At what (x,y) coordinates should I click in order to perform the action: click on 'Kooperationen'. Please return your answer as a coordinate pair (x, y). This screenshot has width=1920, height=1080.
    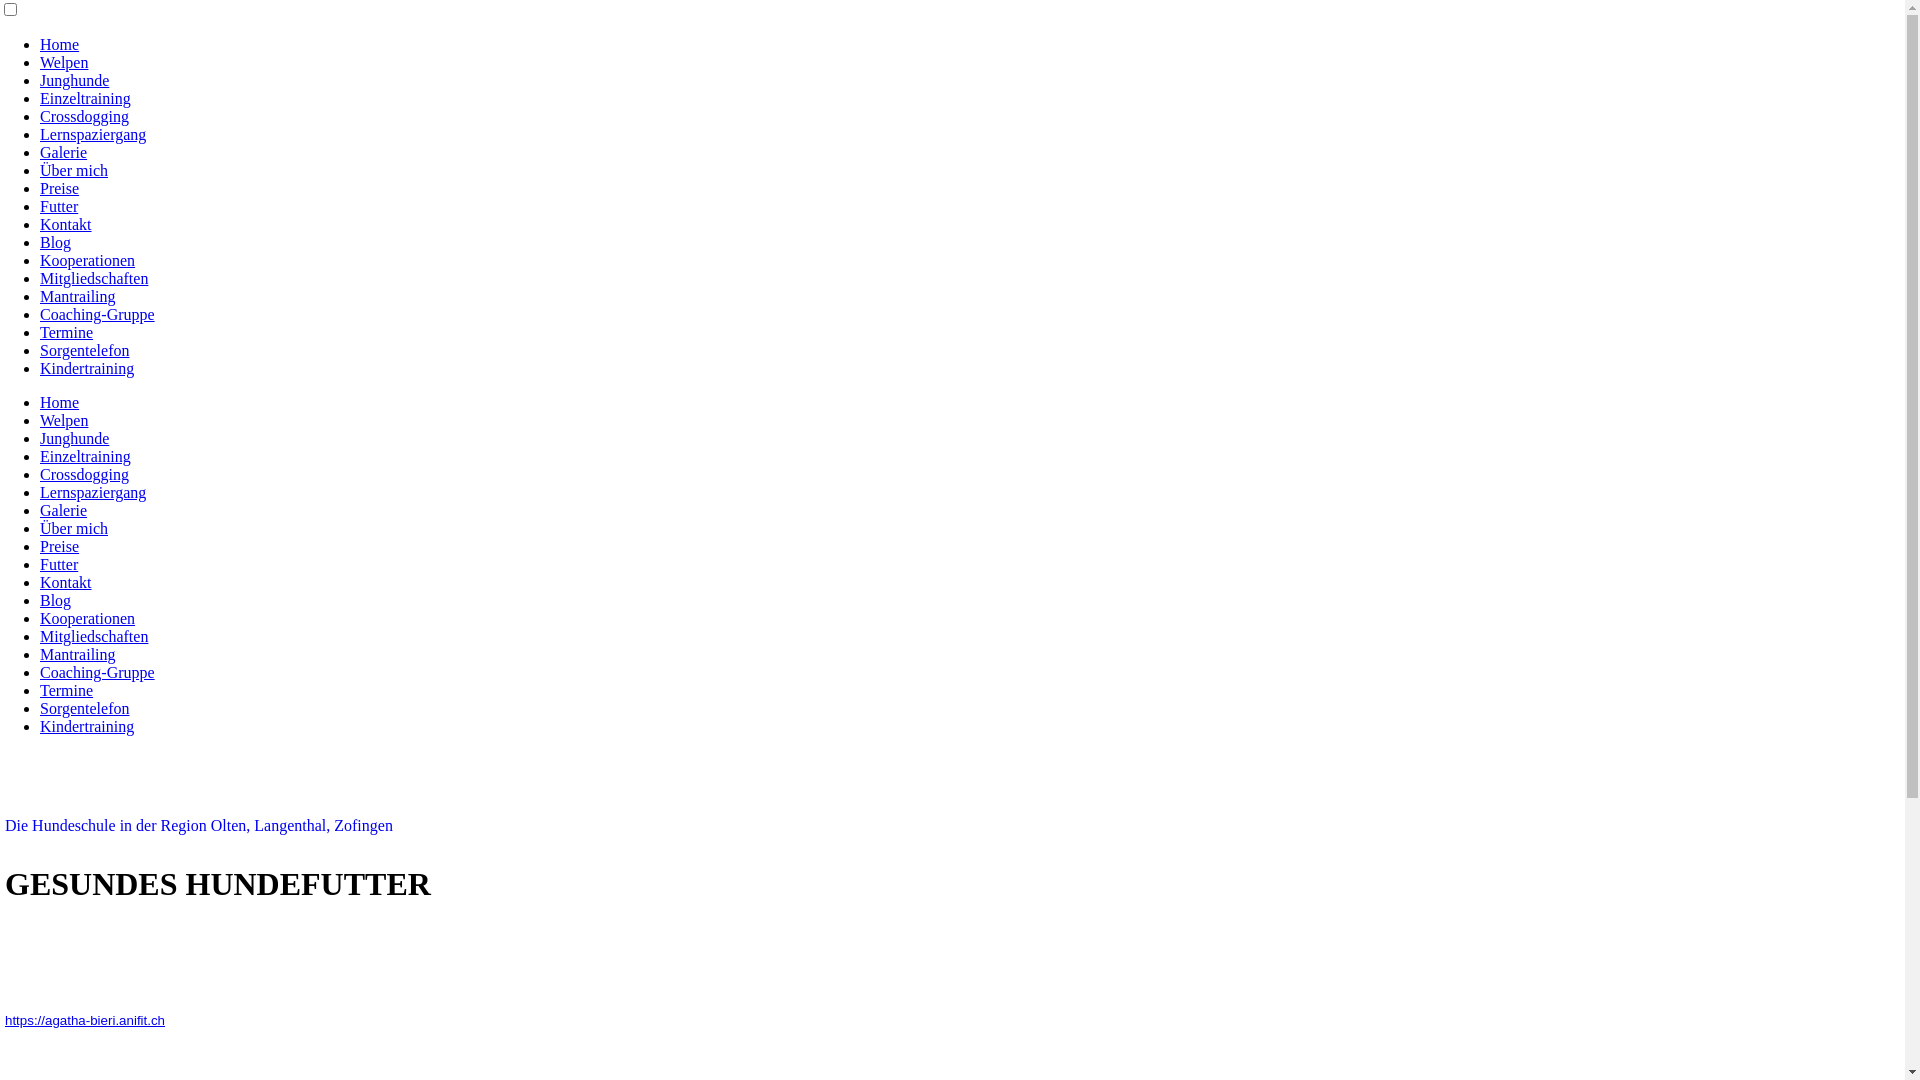
    Looking at the image, I should click on (86, 259).